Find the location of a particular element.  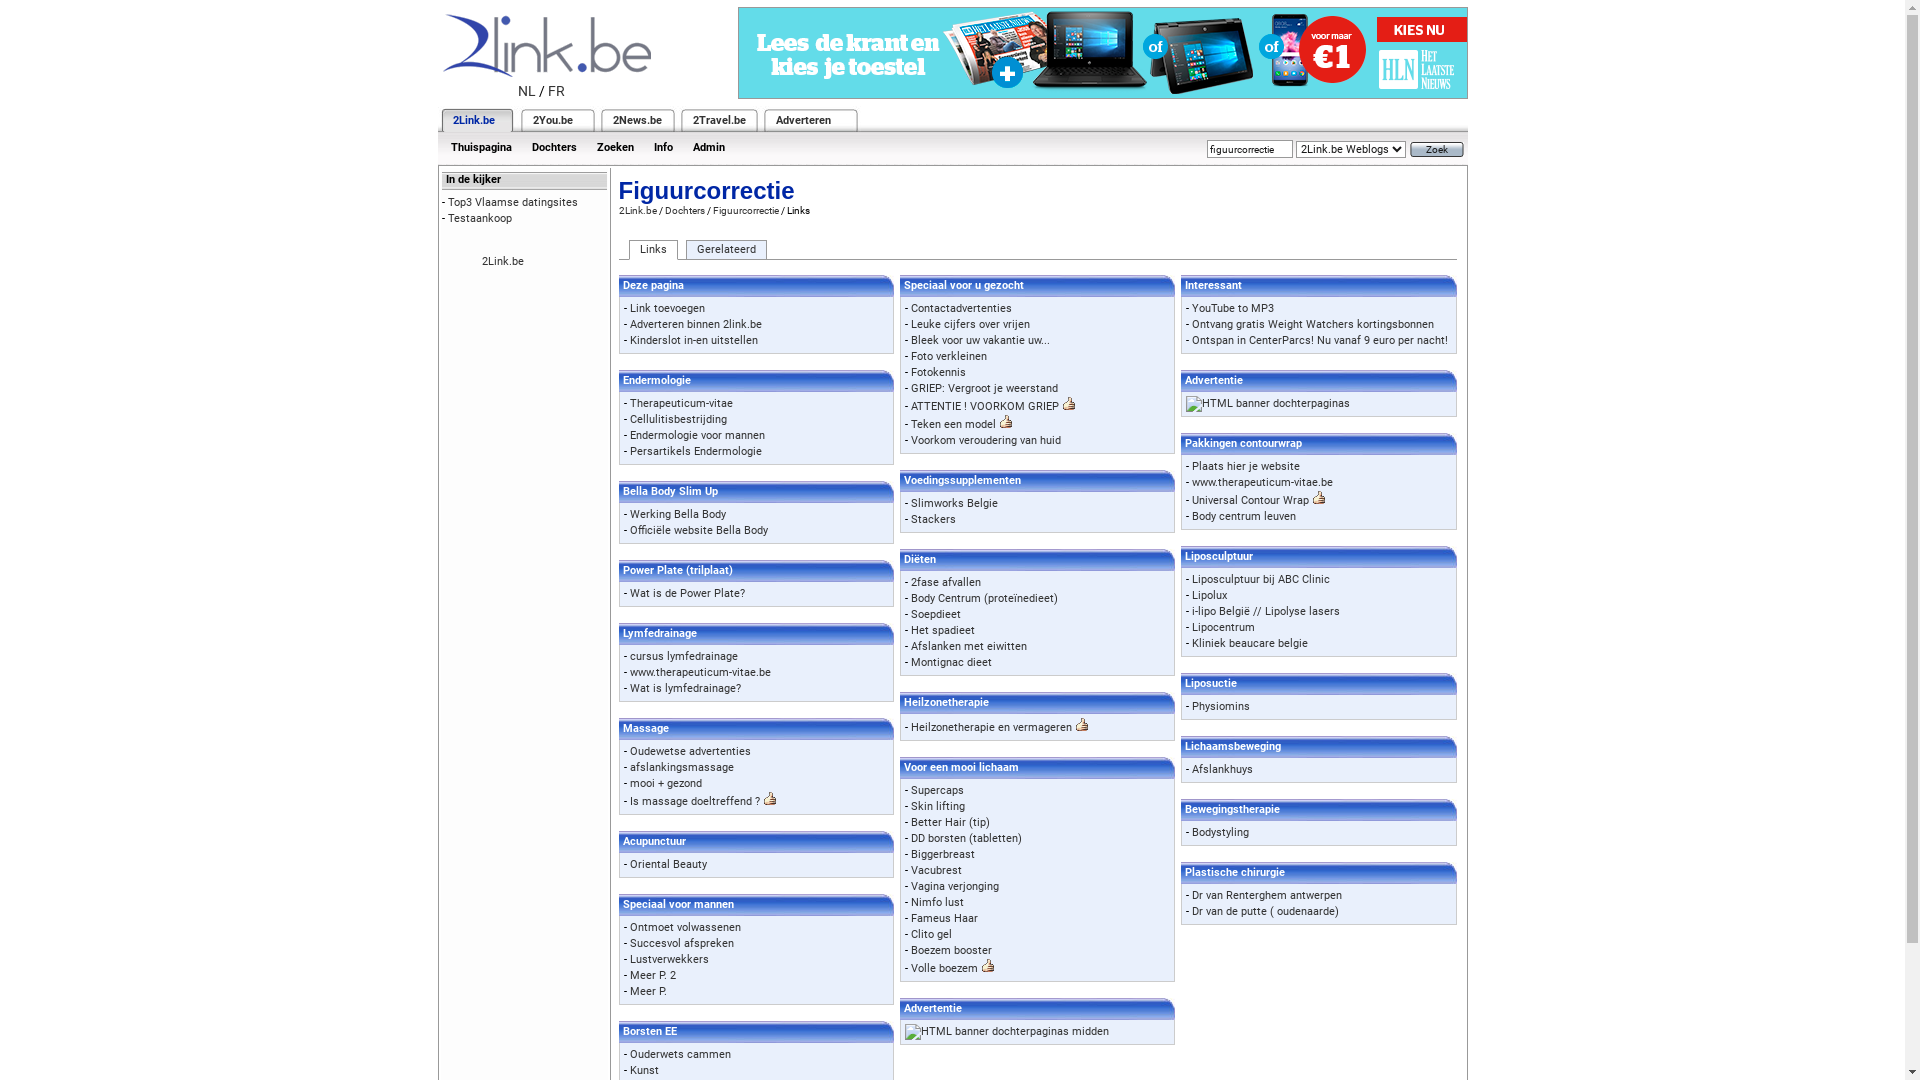

'NL' is located at coordinates (527, 91).